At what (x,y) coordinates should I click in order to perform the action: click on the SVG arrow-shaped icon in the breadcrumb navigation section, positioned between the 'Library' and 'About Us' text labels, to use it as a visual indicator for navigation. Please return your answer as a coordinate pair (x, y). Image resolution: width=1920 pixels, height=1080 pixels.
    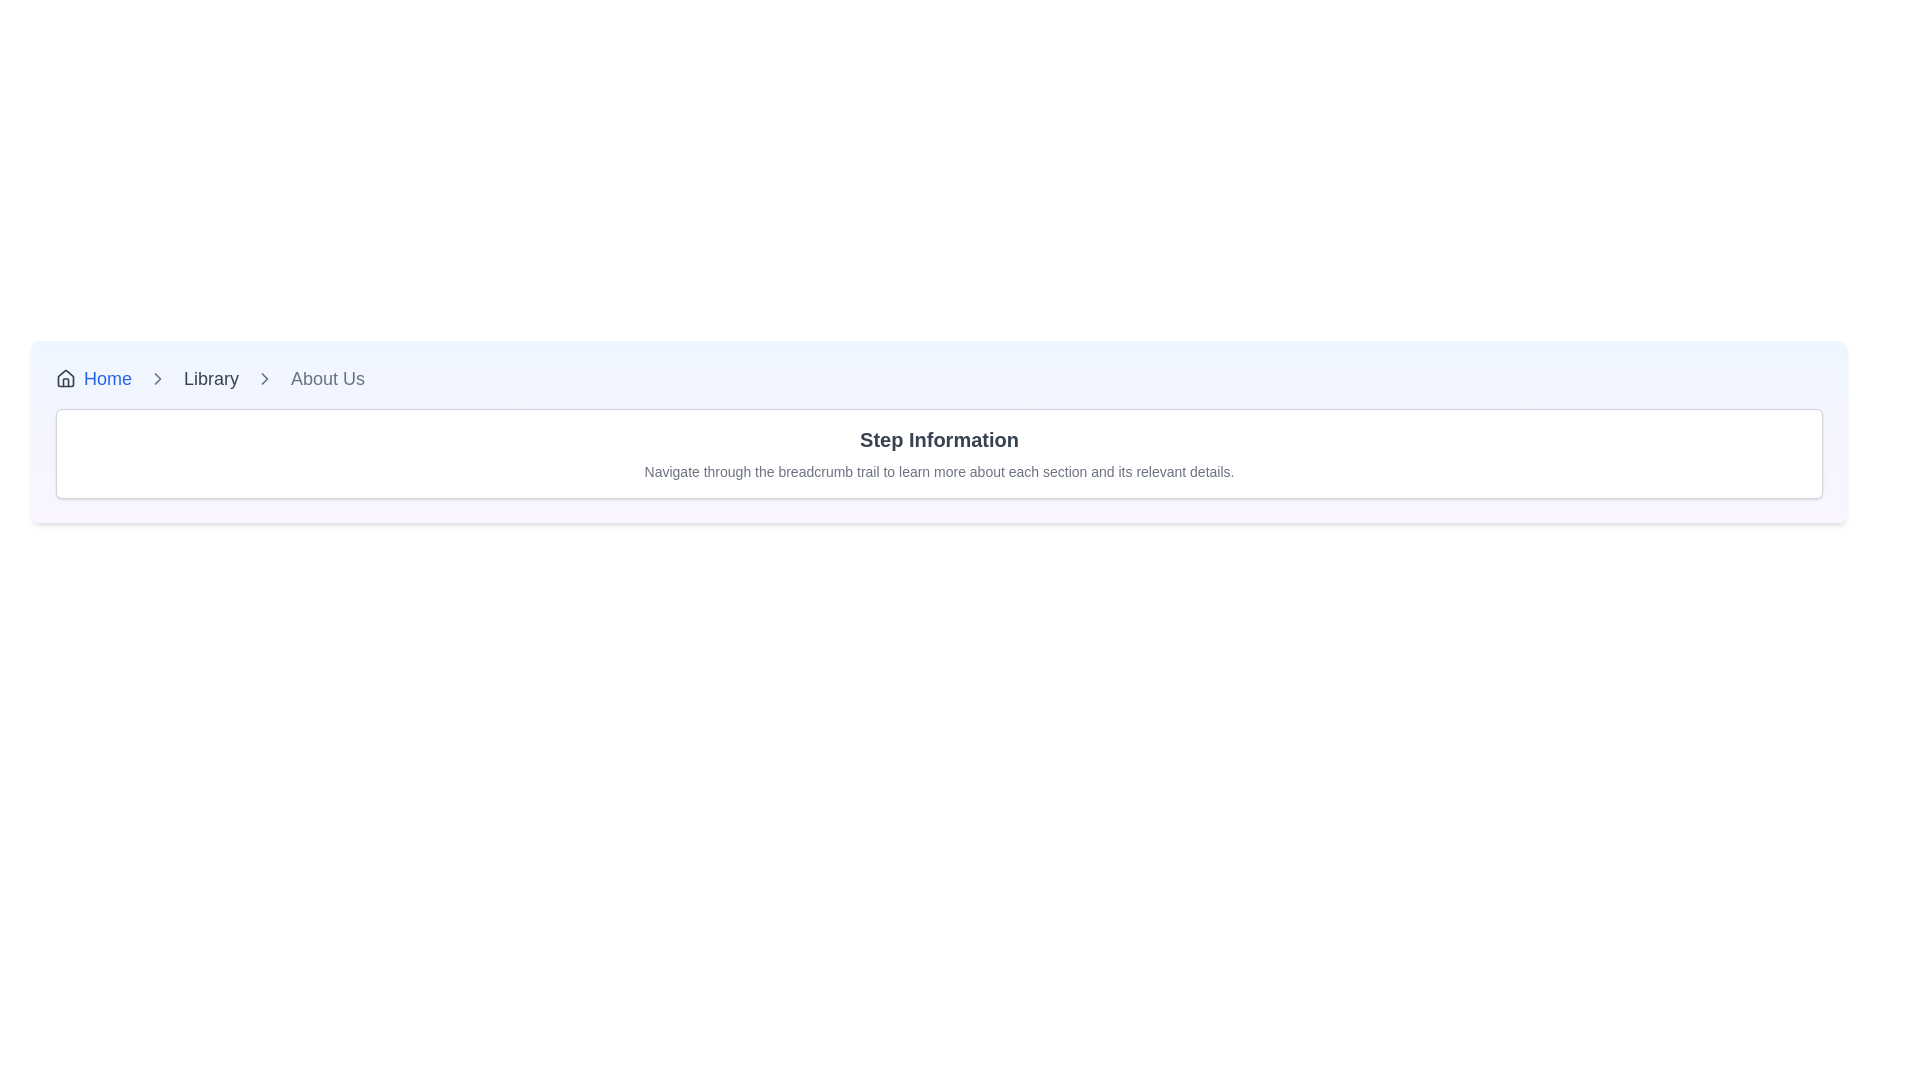
    Looking at the image, I should click on (157, 378).